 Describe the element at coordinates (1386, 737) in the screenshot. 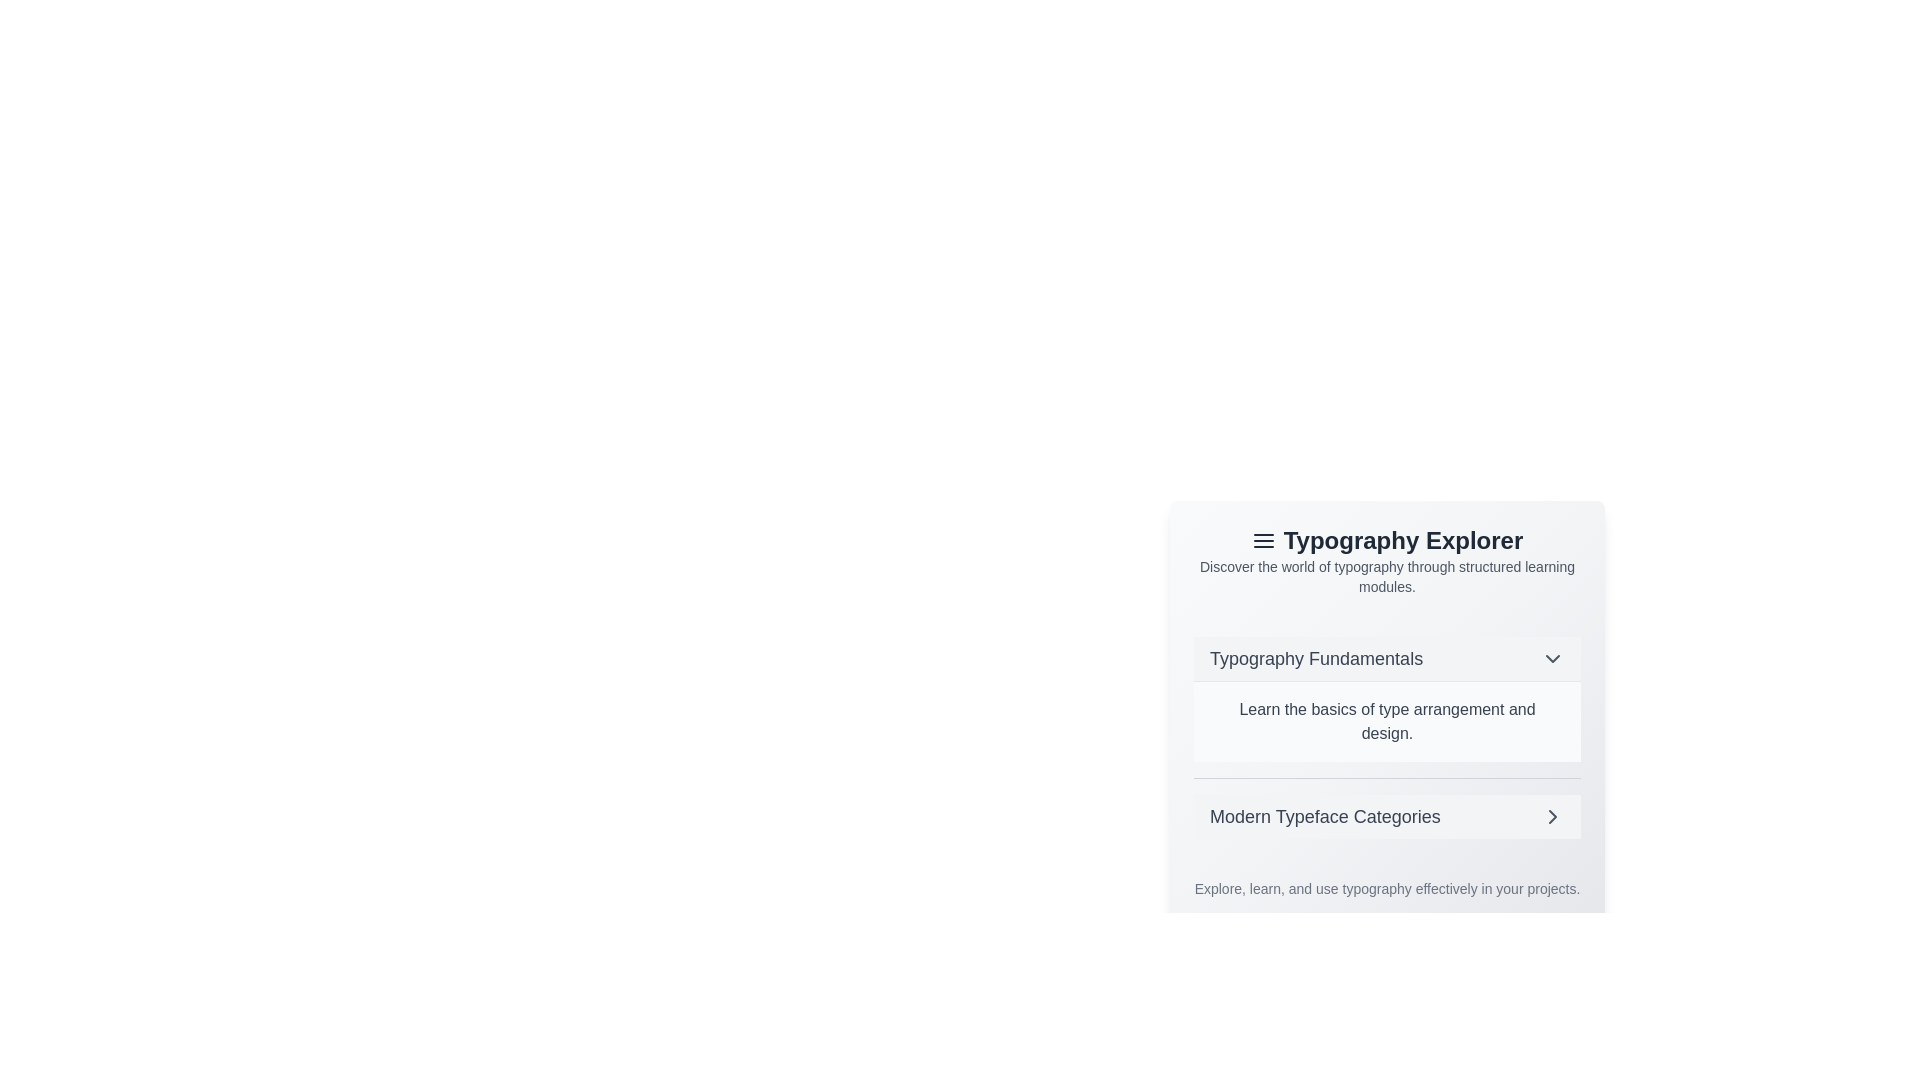

I see `explanation text of the Interactive header titled 'Typography Fundamentals', which contains the text 'Learn the basics of type arrangement and design.'` at that location.